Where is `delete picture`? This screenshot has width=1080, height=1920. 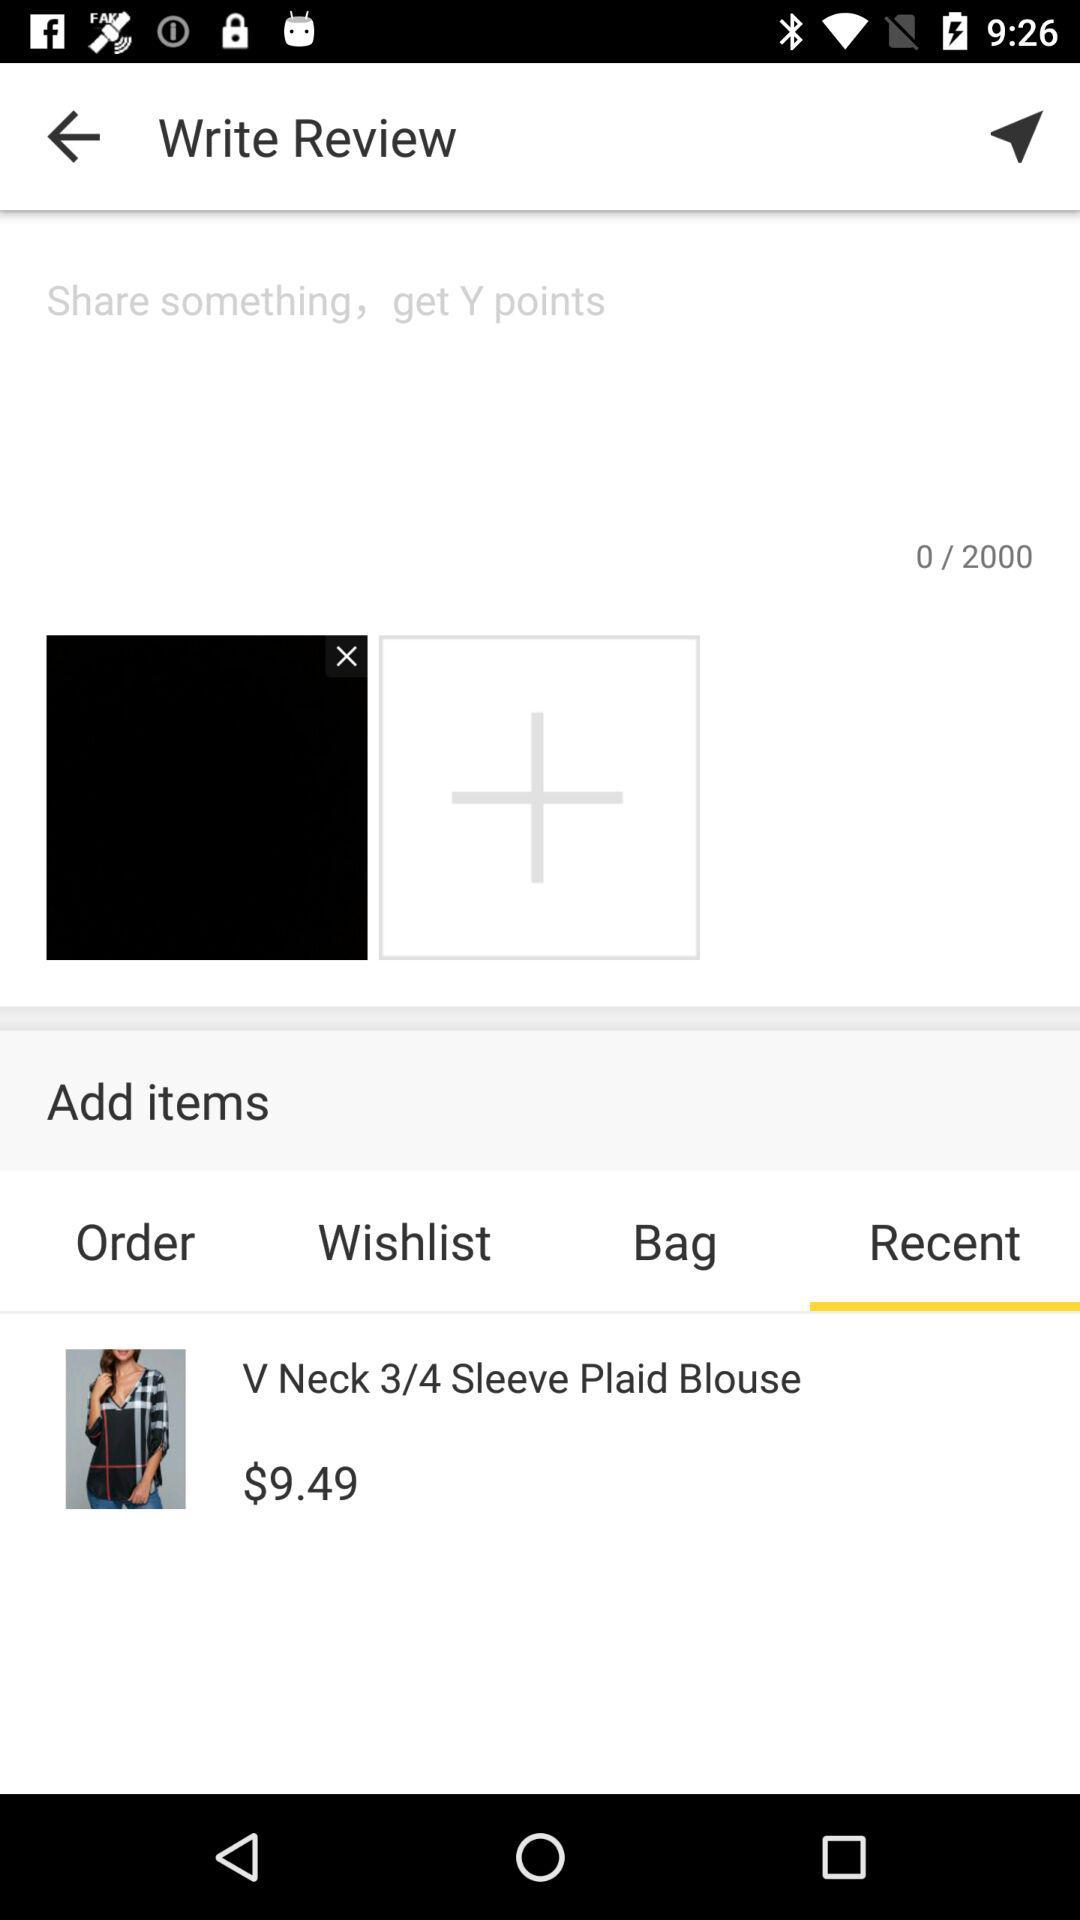
delete picture is located at coordinates (334, 666).